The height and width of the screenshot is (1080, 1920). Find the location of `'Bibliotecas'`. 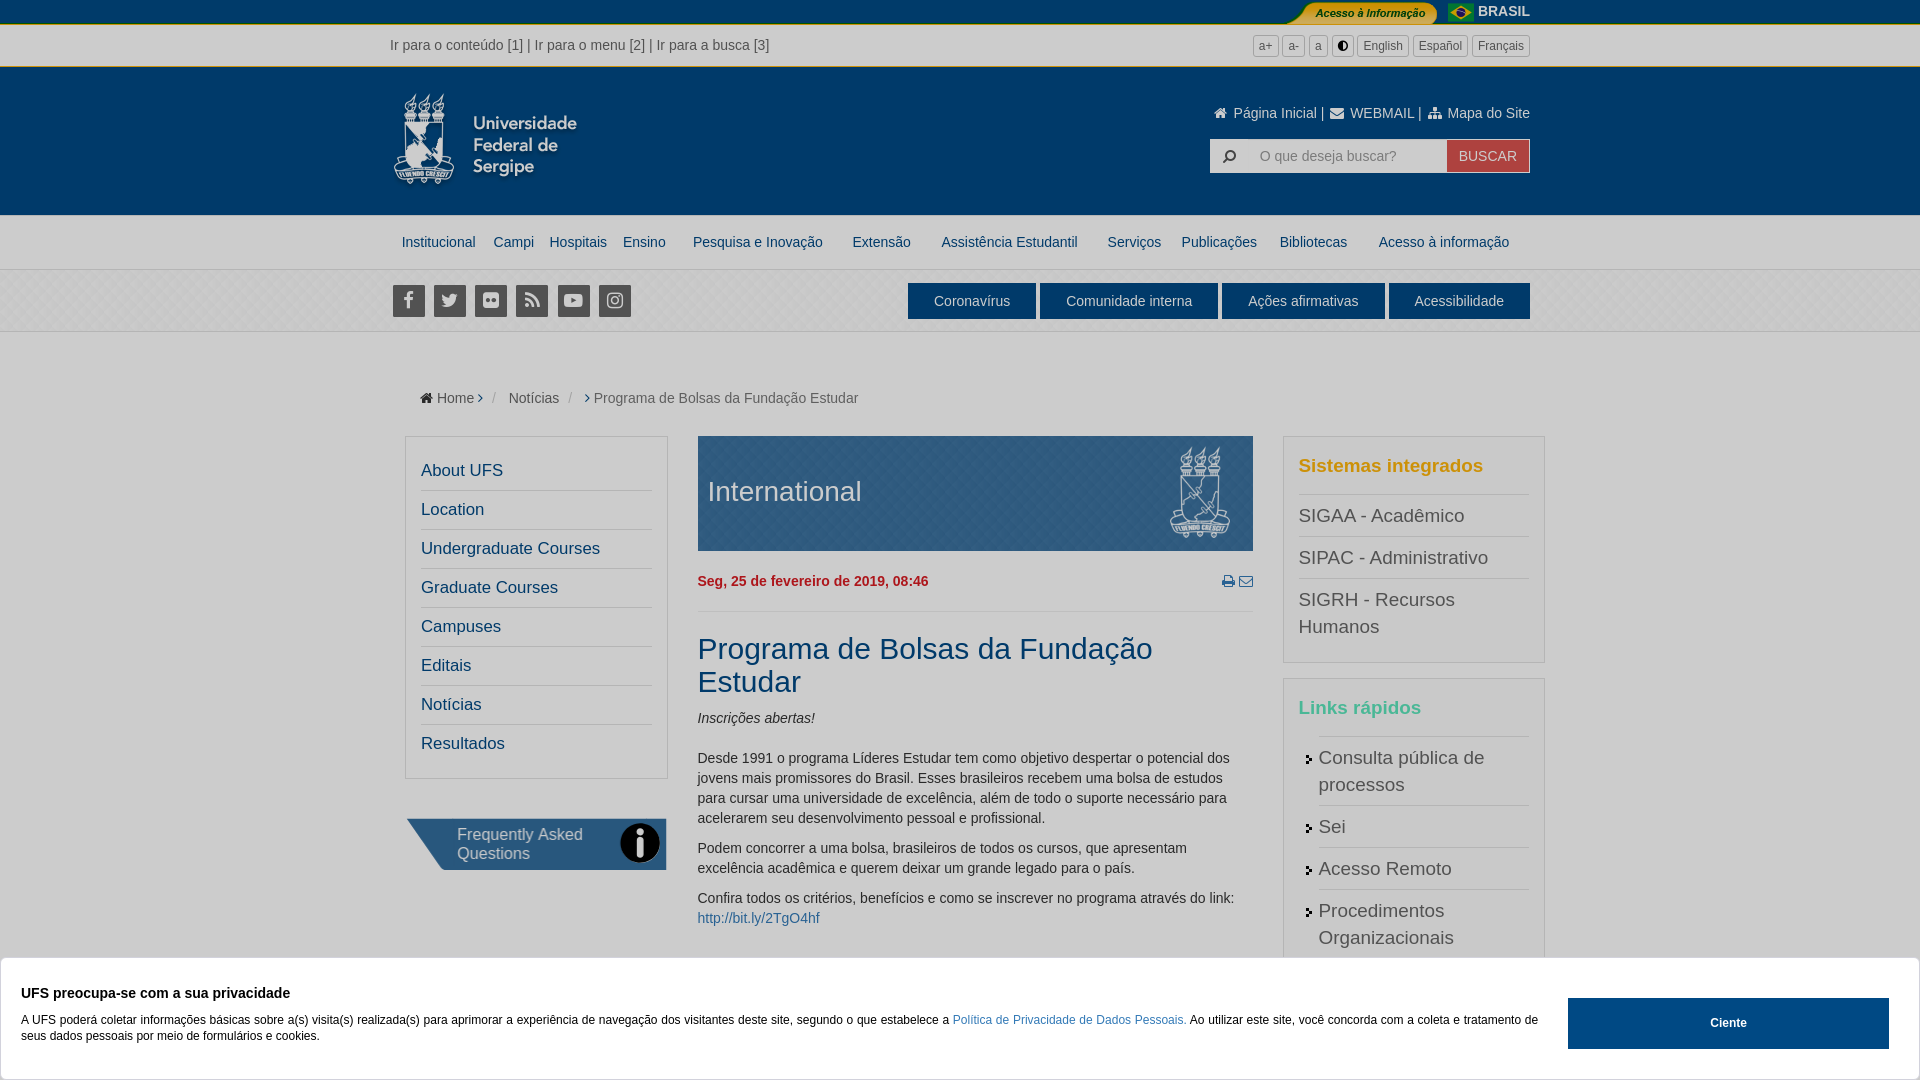

'Bibliotecas' is located at coordinates (1313, 241).